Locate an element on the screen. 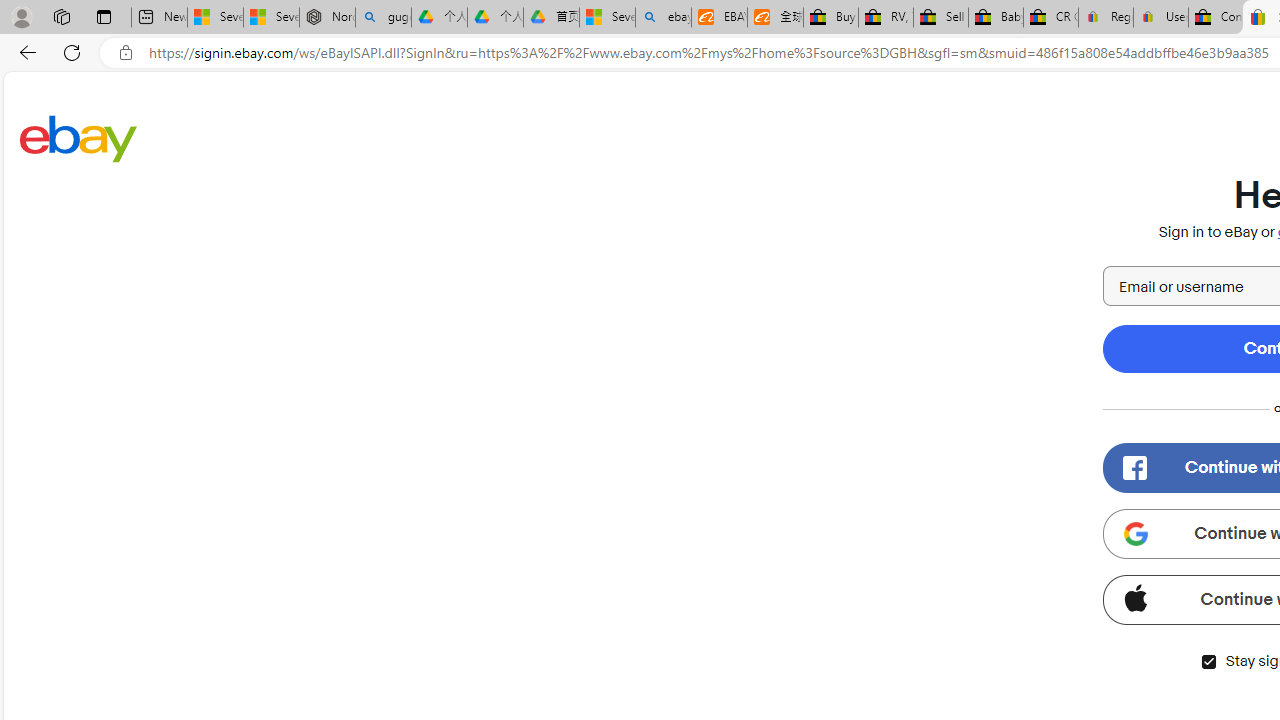 This screenshot has height=720, width=1280. 'Class: fb-icon' is located at coordinates (1134, 468).